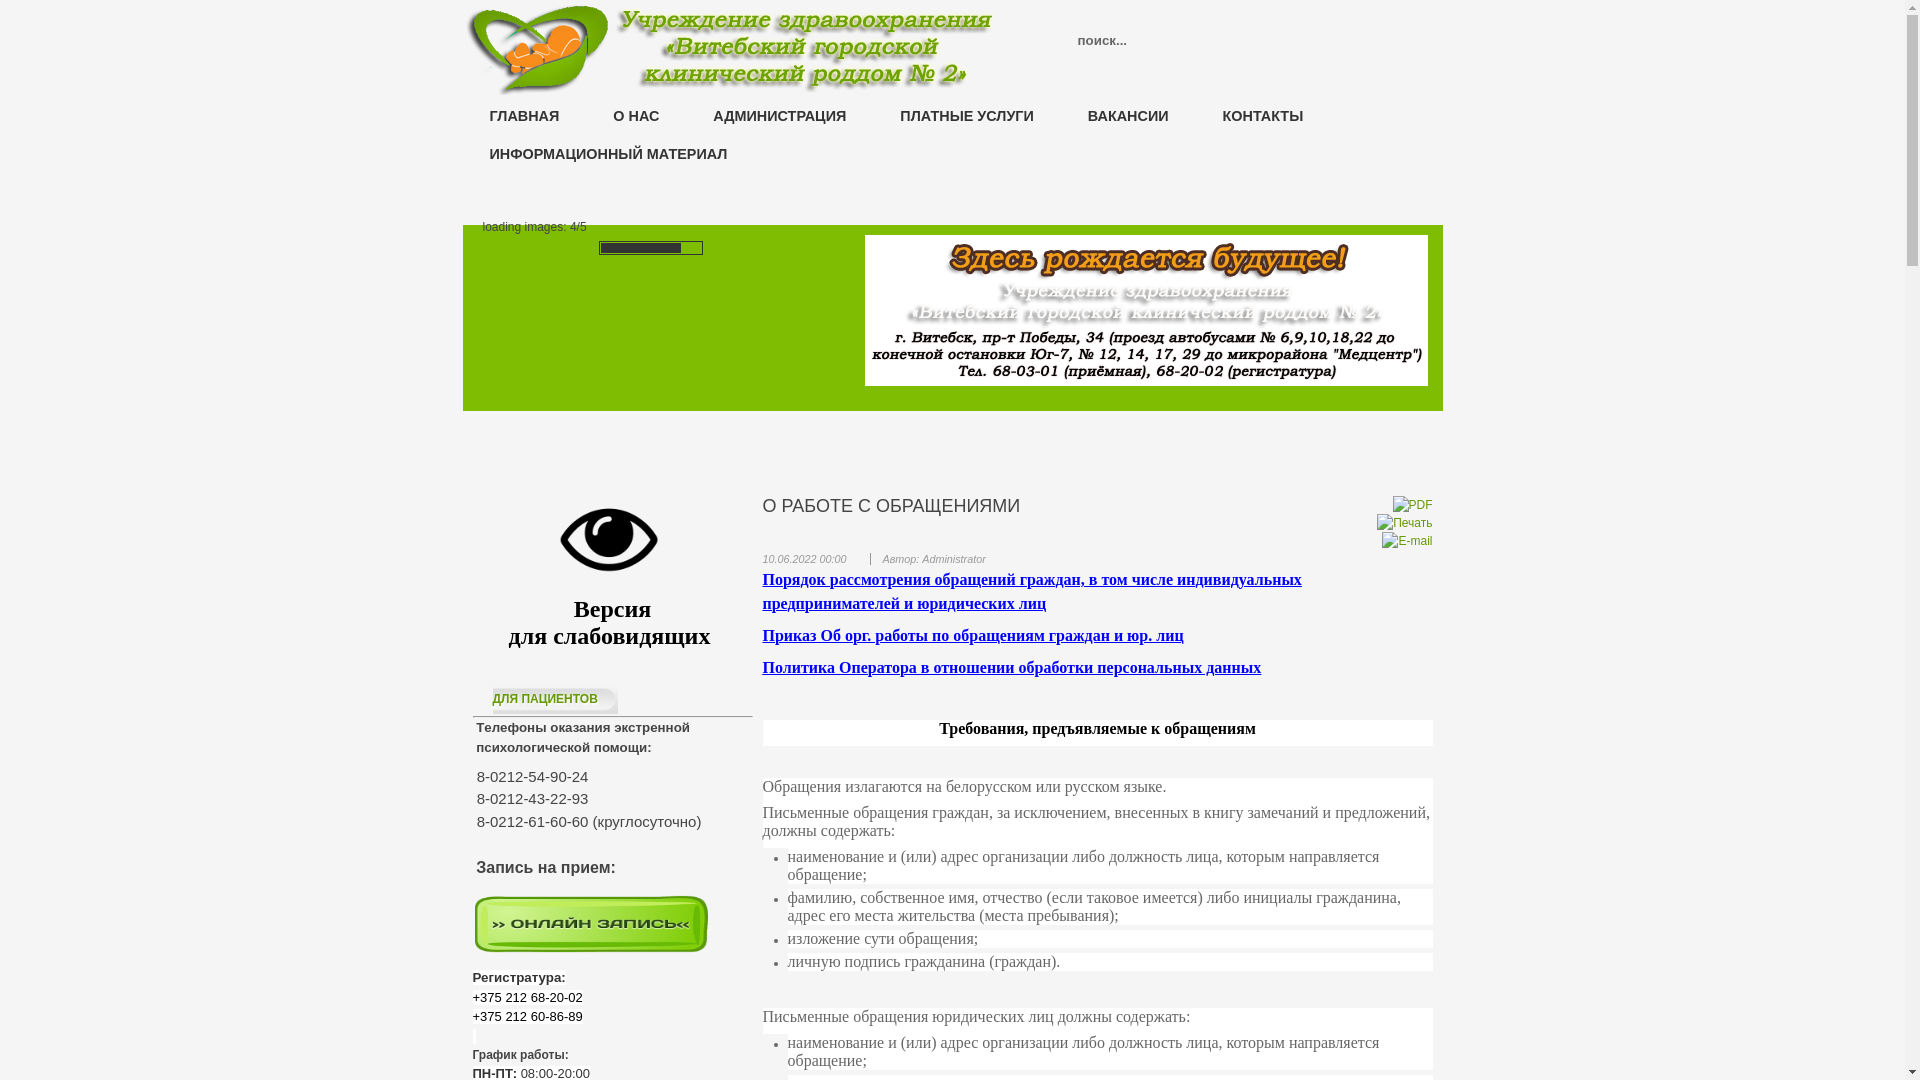  What do you see at coordinates (1405, 540) in the screenshot?
I see `'E-mail'` at bounding box center [1405, 540].